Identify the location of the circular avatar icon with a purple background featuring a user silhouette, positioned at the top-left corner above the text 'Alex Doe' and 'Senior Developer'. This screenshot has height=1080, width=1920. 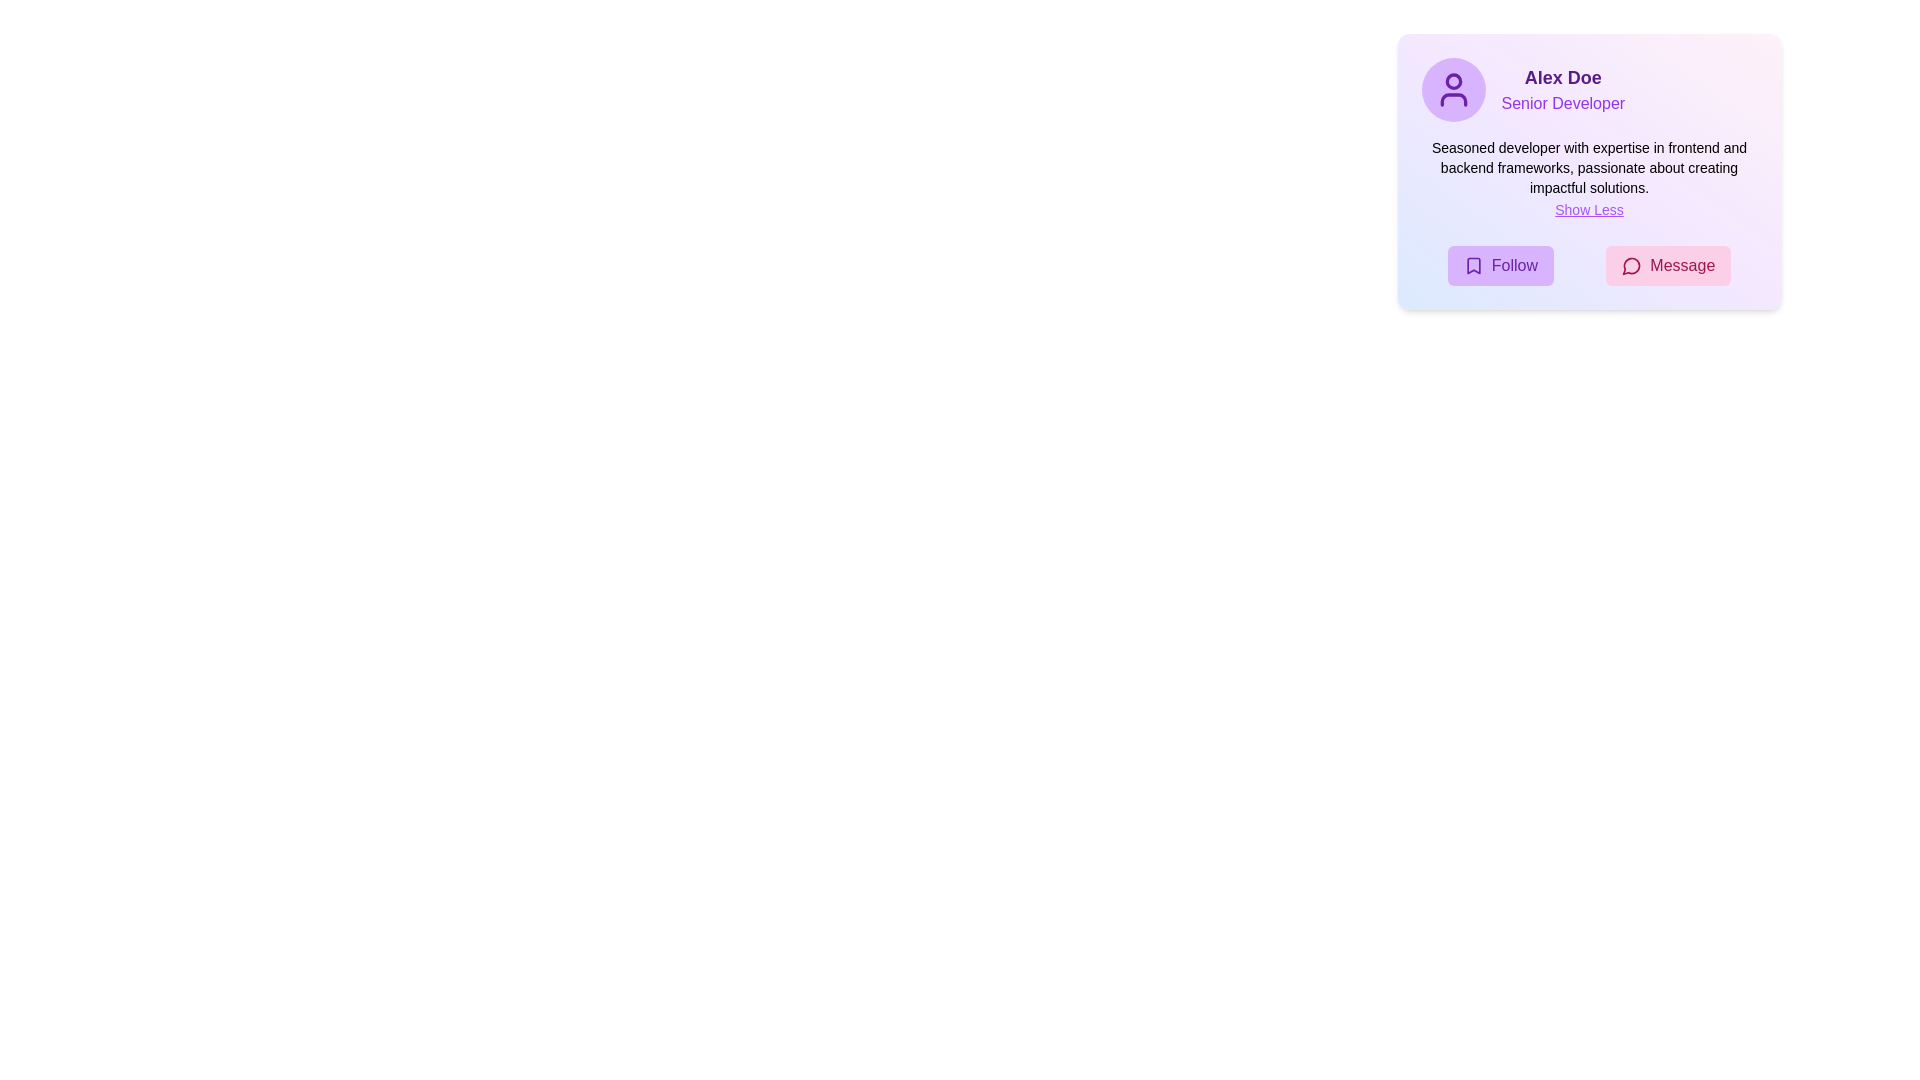
(1453, 88).